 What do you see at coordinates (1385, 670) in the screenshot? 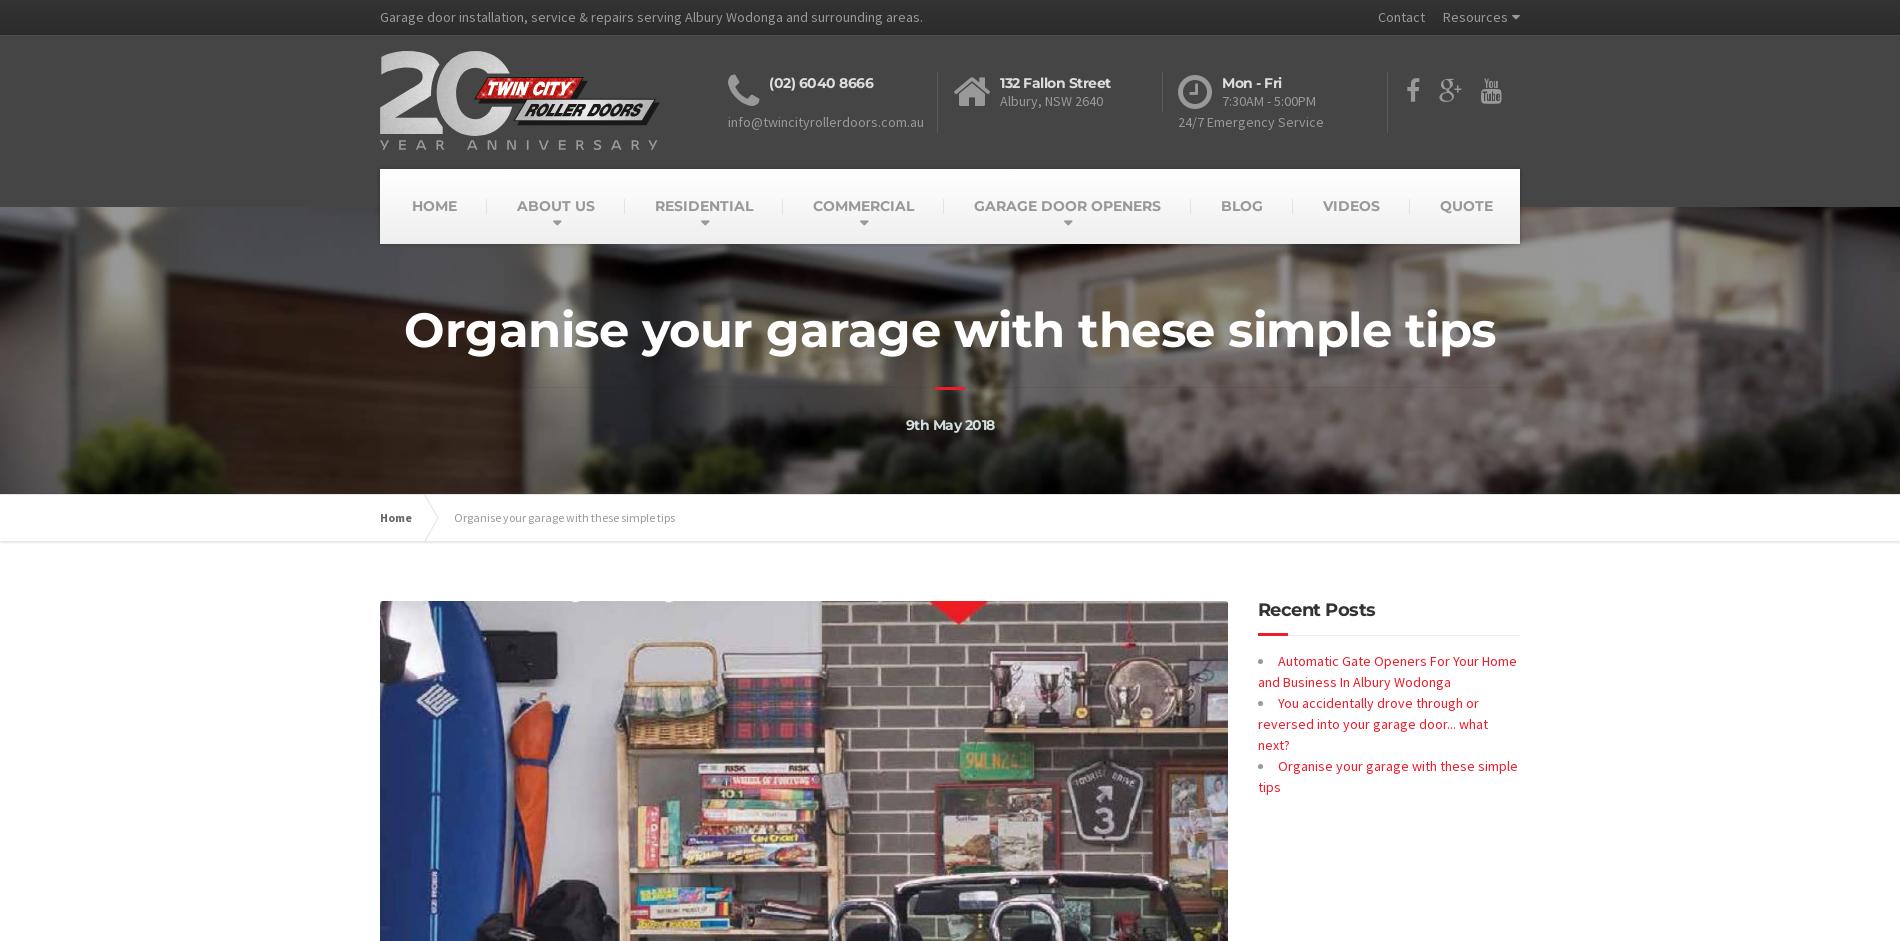
I see `'Automatic Gate Openers For Your Home and Business In Albury Wodonga'` at bounding box center [1385, 670].